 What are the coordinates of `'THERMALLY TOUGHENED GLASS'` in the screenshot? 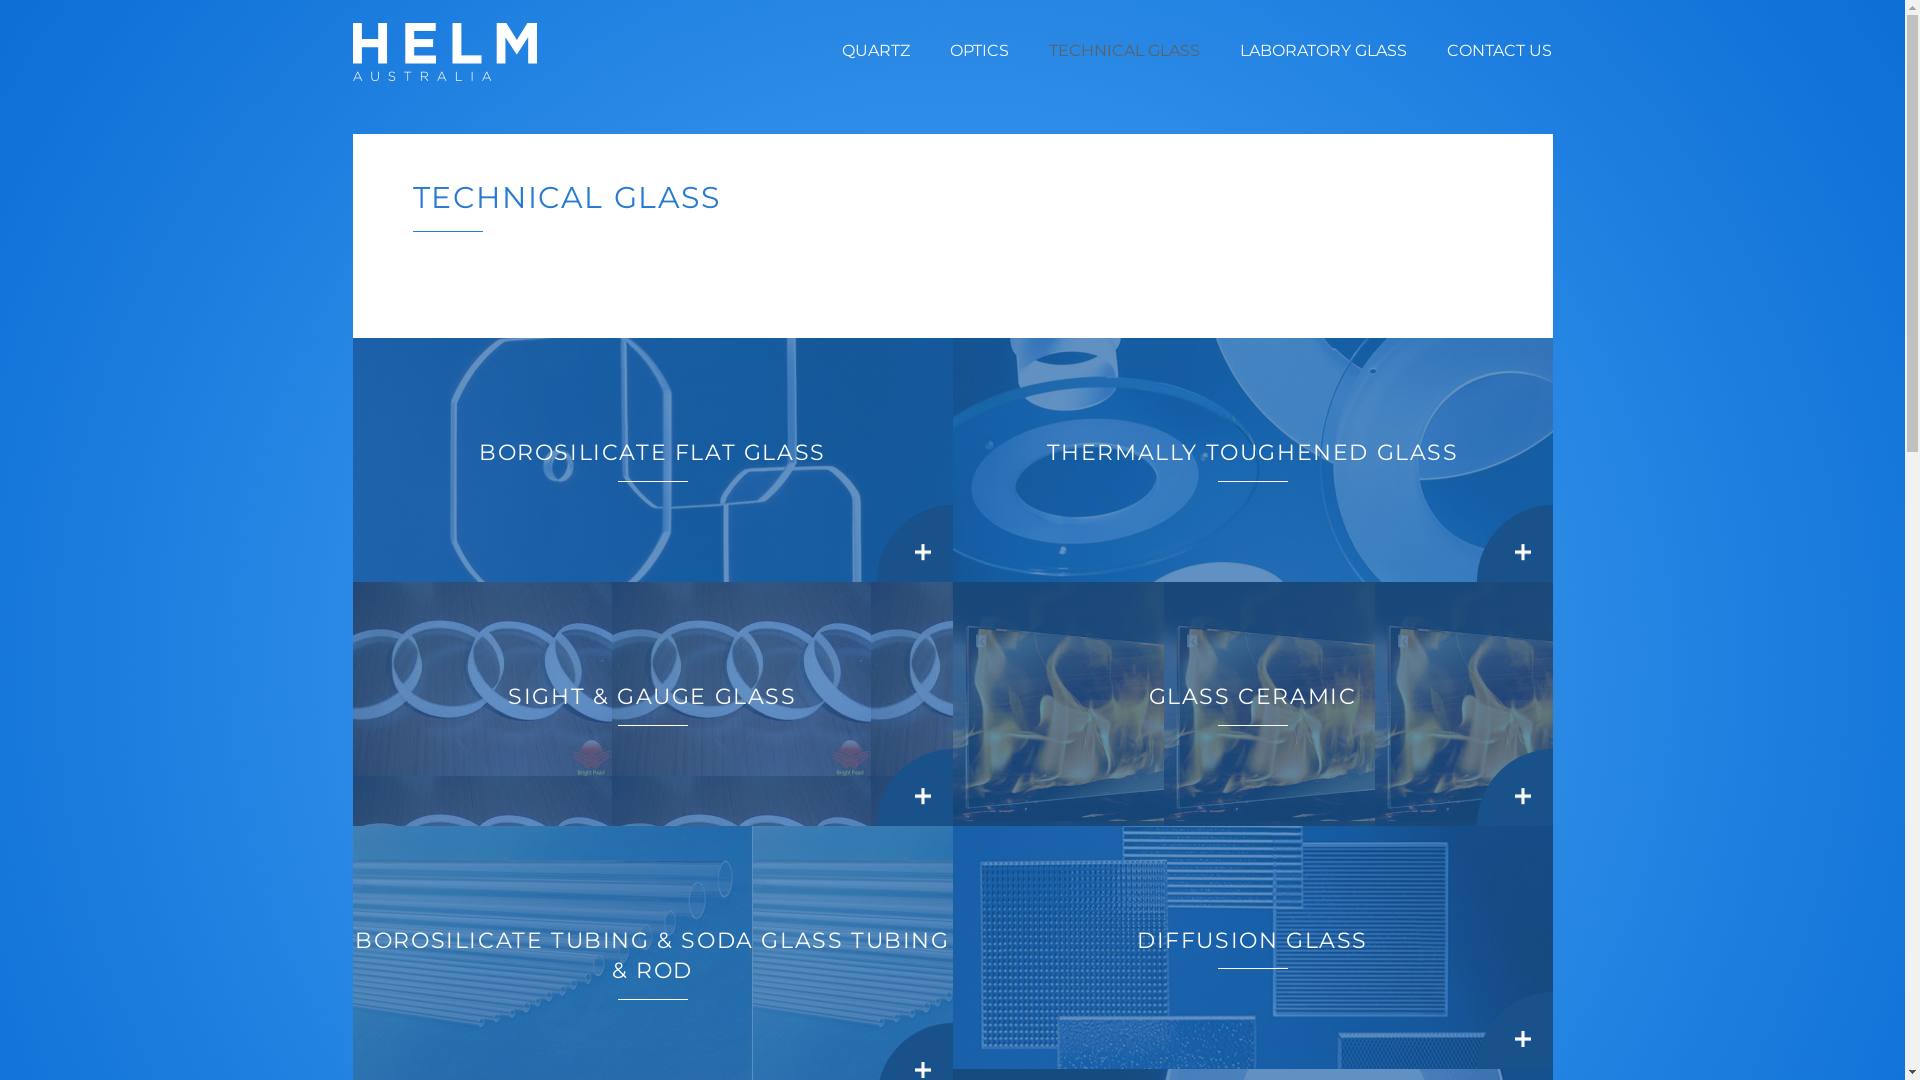 It's located at (1251, 459).